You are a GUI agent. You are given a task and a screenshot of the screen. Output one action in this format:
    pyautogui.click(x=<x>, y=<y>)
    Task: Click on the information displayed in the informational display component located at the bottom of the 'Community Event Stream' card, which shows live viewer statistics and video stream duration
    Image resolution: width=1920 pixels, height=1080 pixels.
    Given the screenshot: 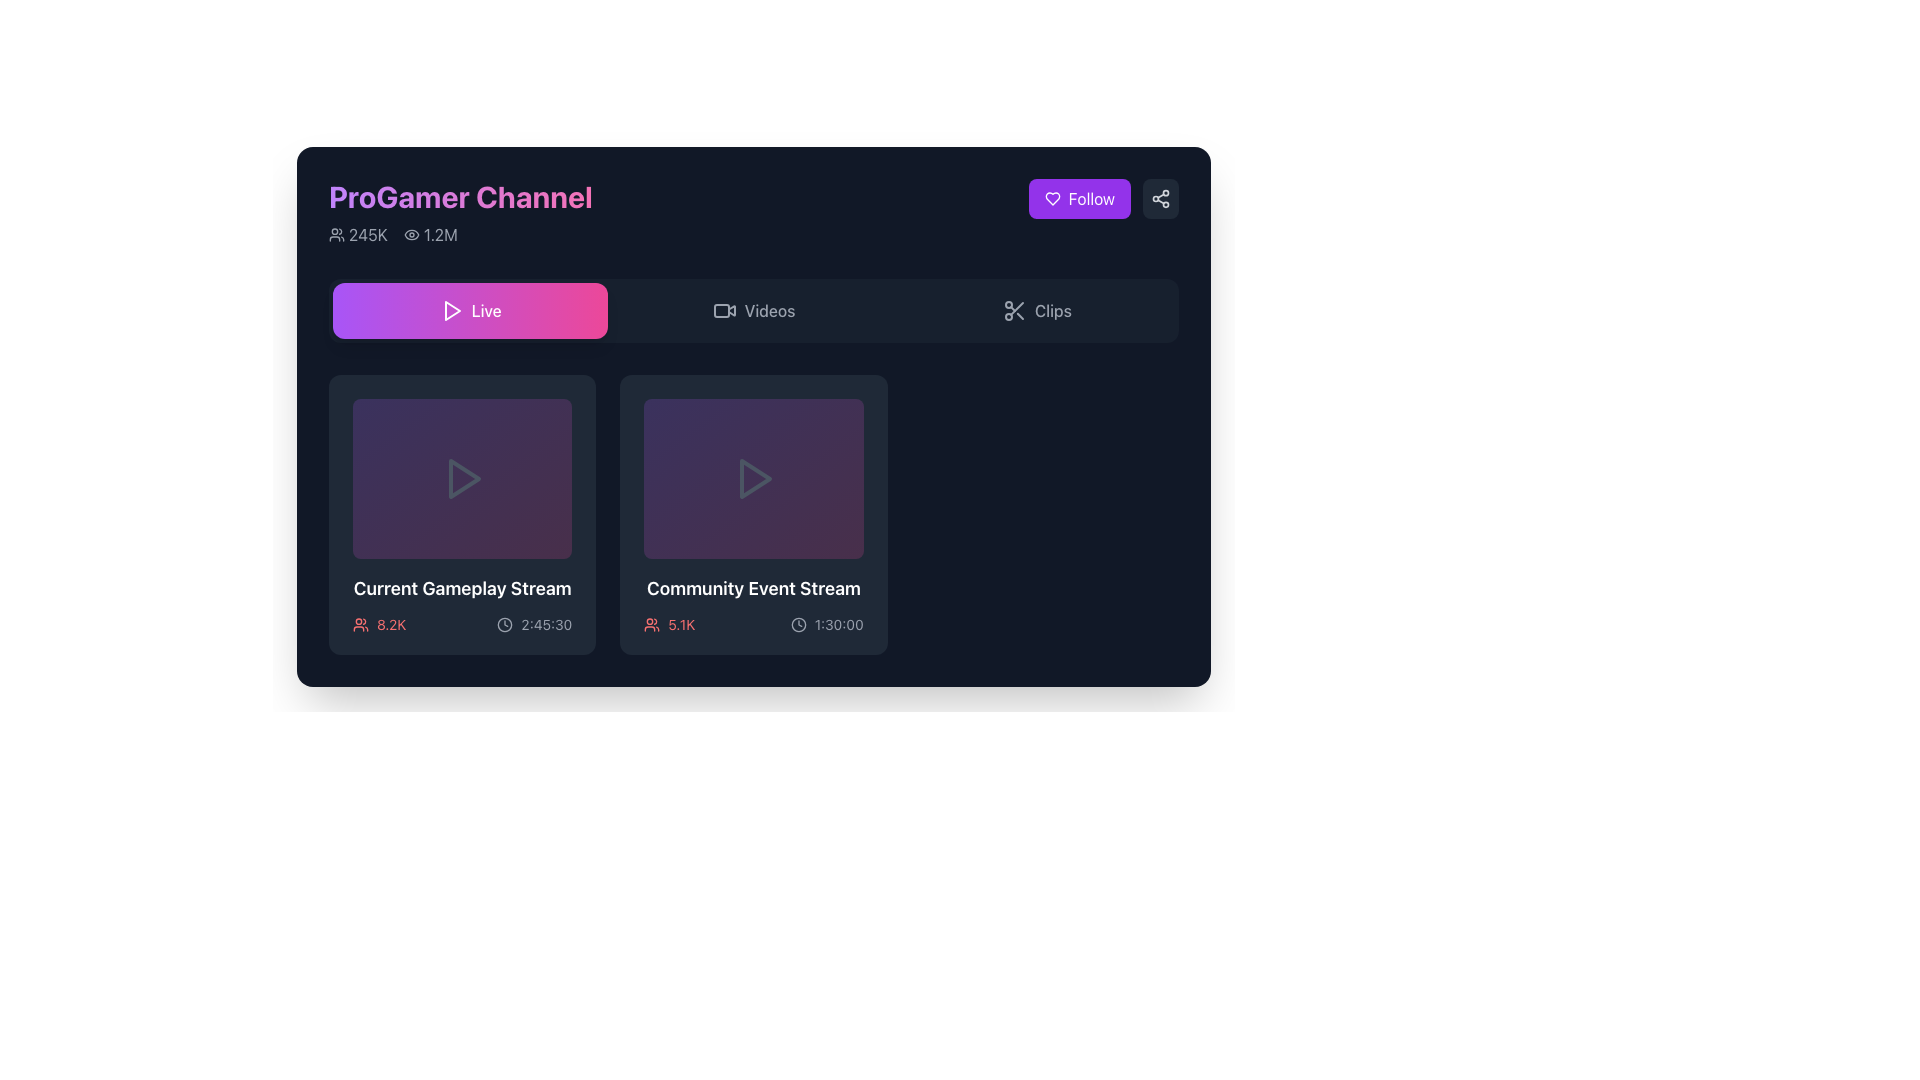 What is the action you would take?
    pyautogui.click(x=752, y=623)
    